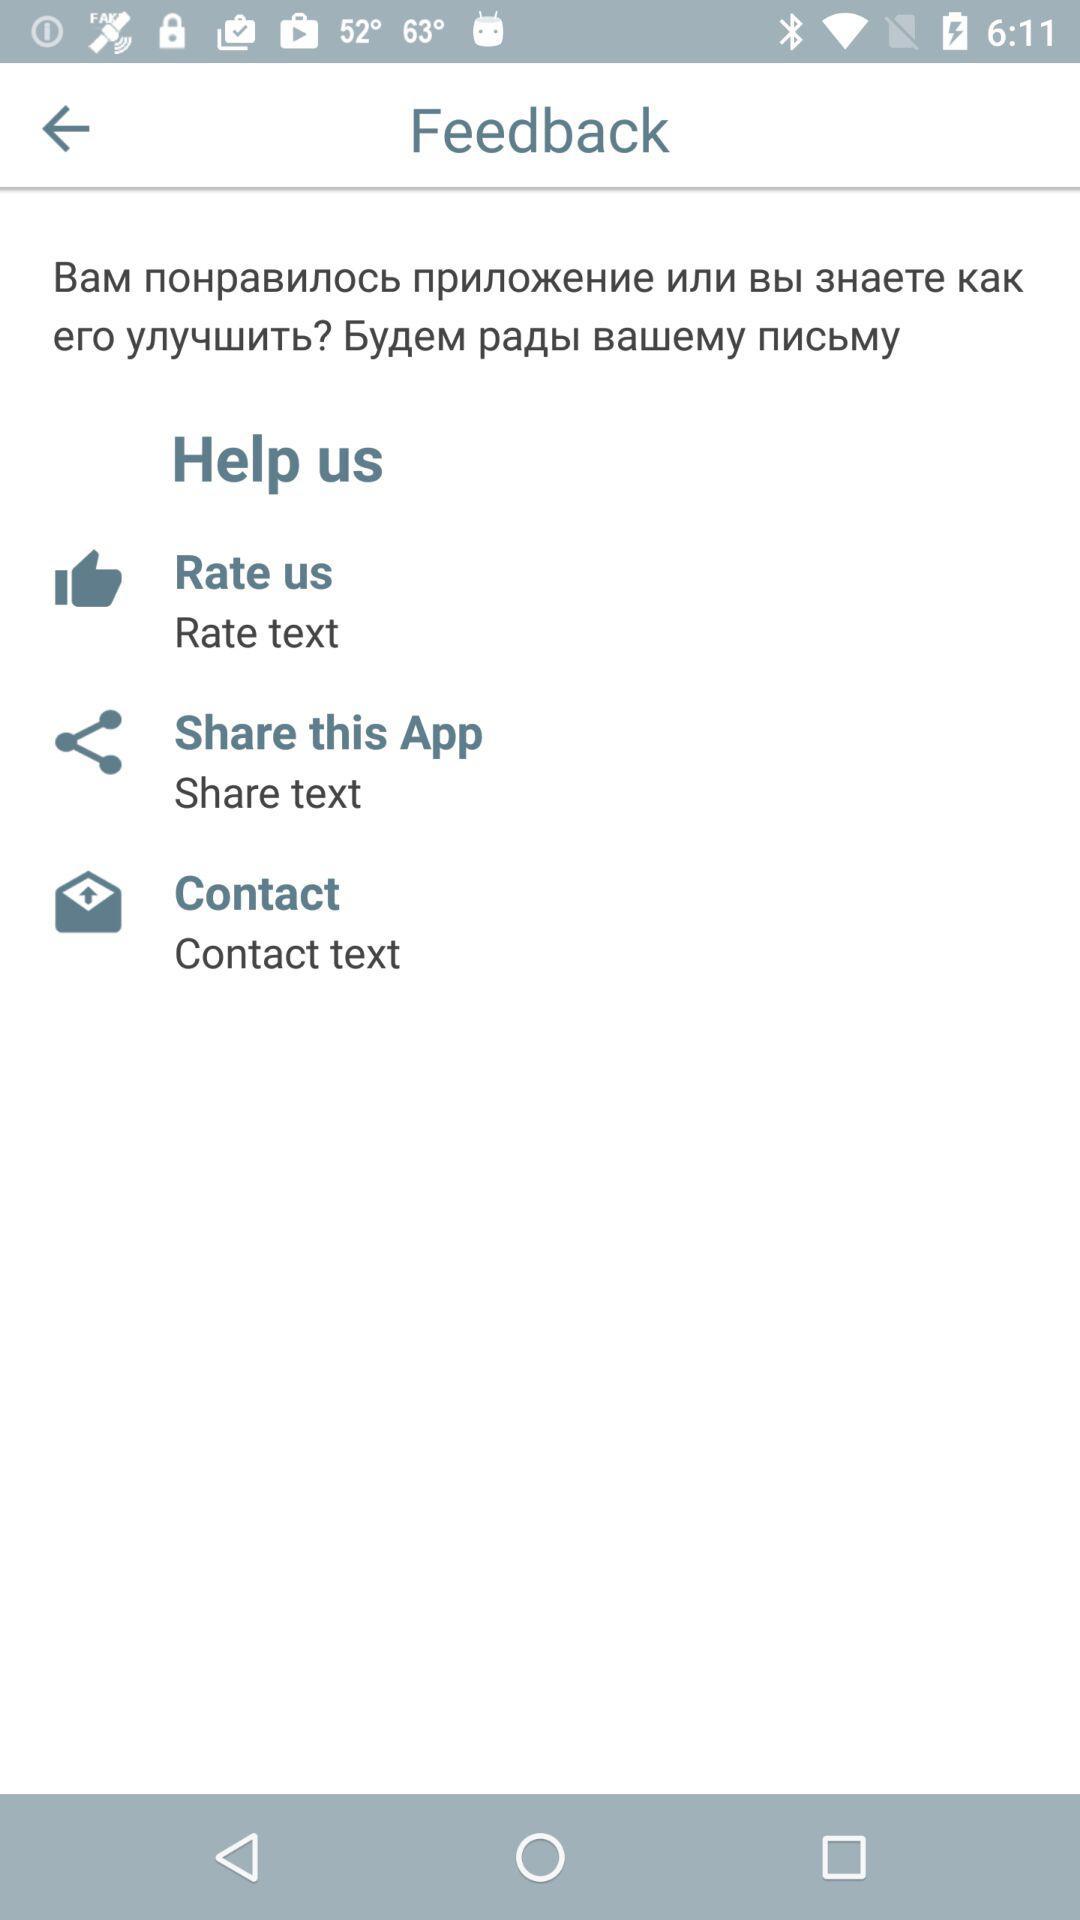 Image resolution: width=1080 pixels, height=1920 pixels. What do you see at coordinates (86, 901) in the screenshot?
I see `contact` at bounding box center [86, 901].